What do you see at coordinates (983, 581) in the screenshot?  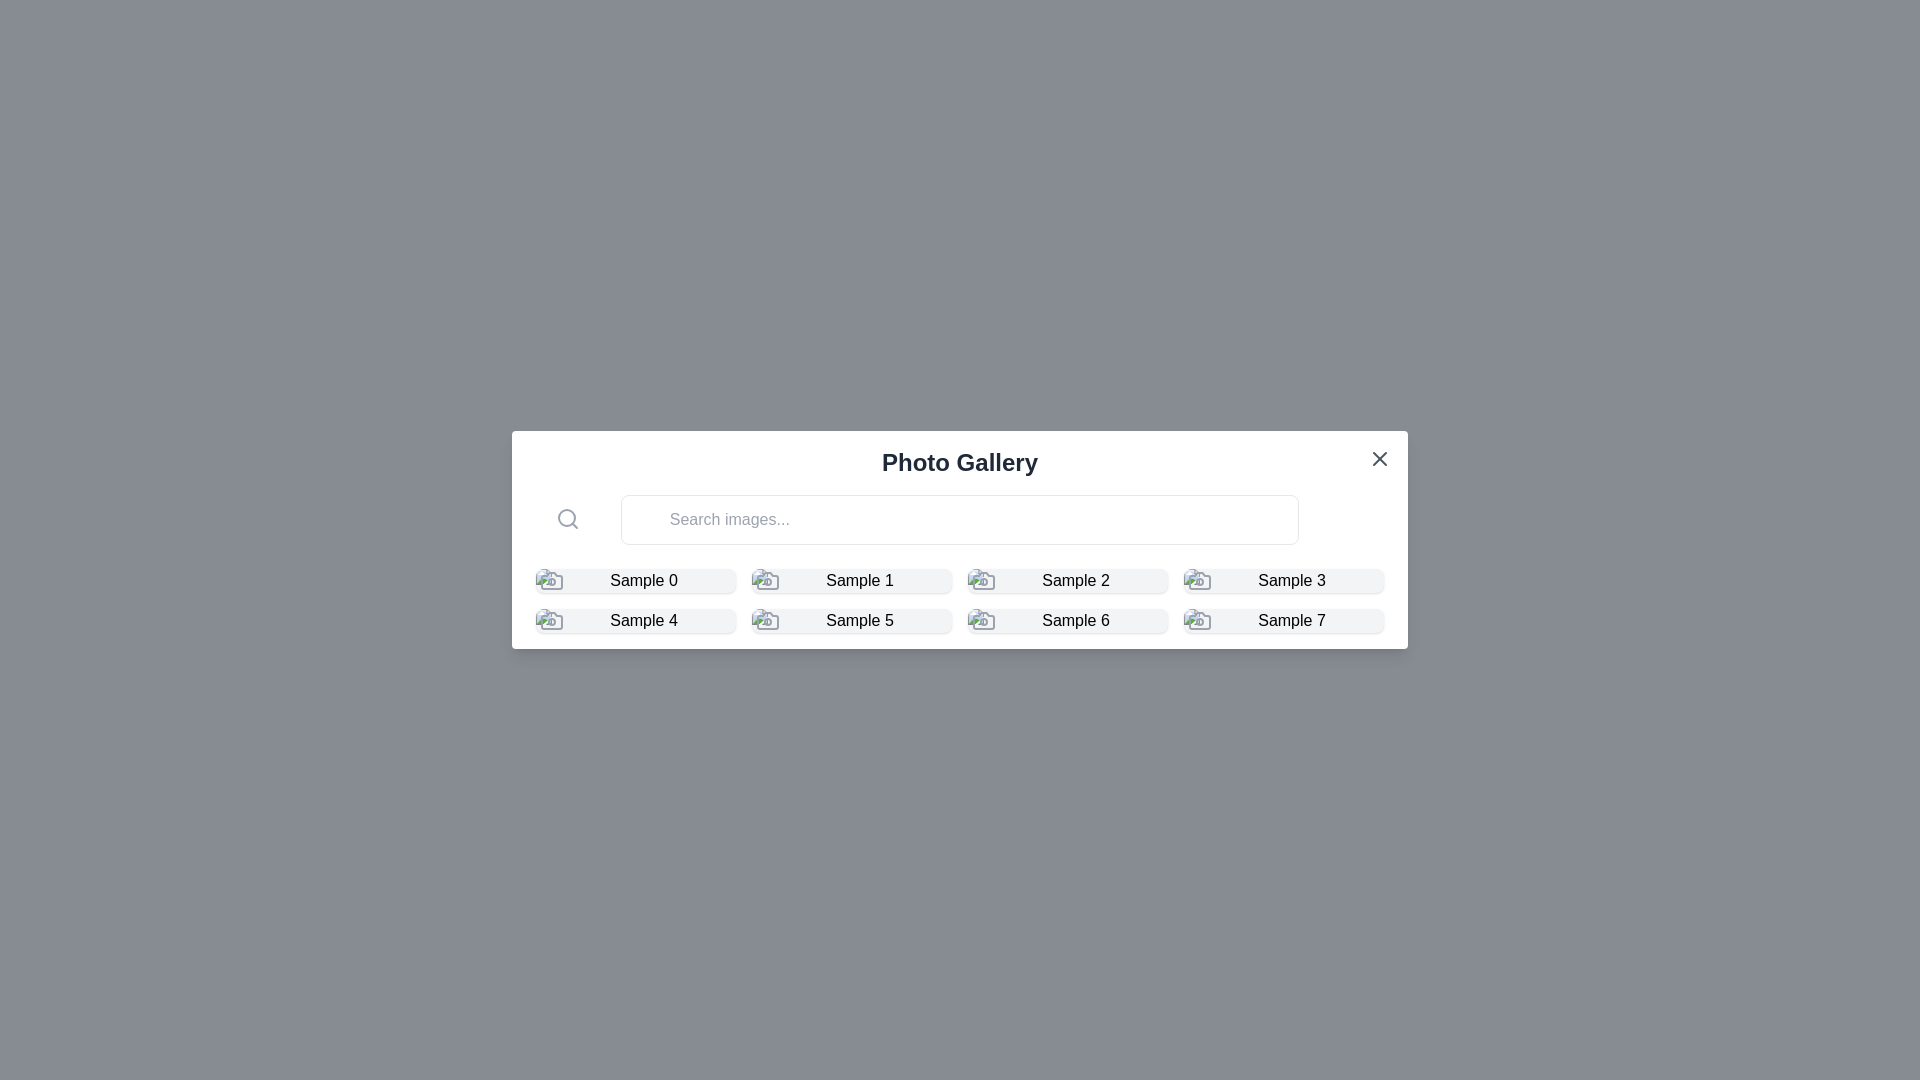 I see `the camera icon located in the 'Photo Gallery' interface, positioned above the 'Sample 2' label in the second row, first column` at bounding box center [983, 581].